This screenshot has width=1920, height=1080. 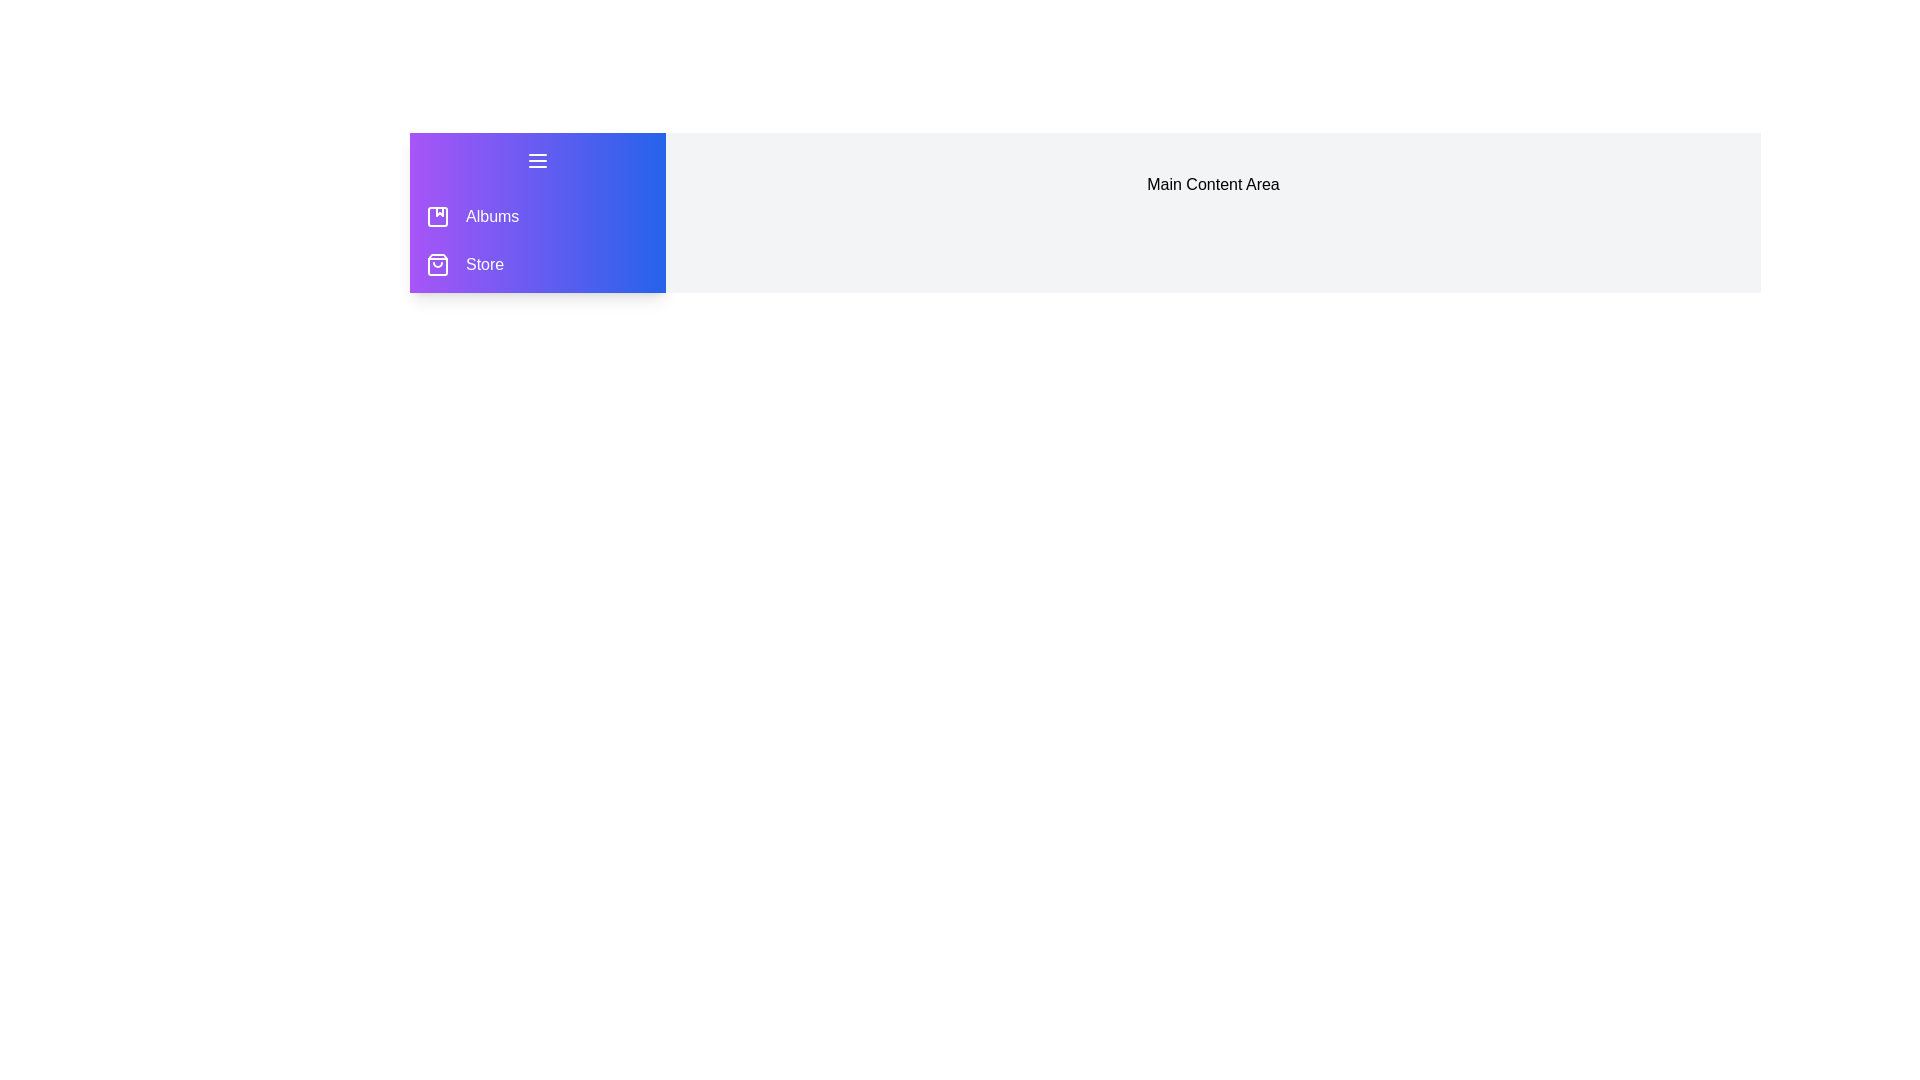 What do you see at coordinates (537, 160) in the screenshot?
I see `the menu button to toggle the drawer` at bounding box center [537, 160].